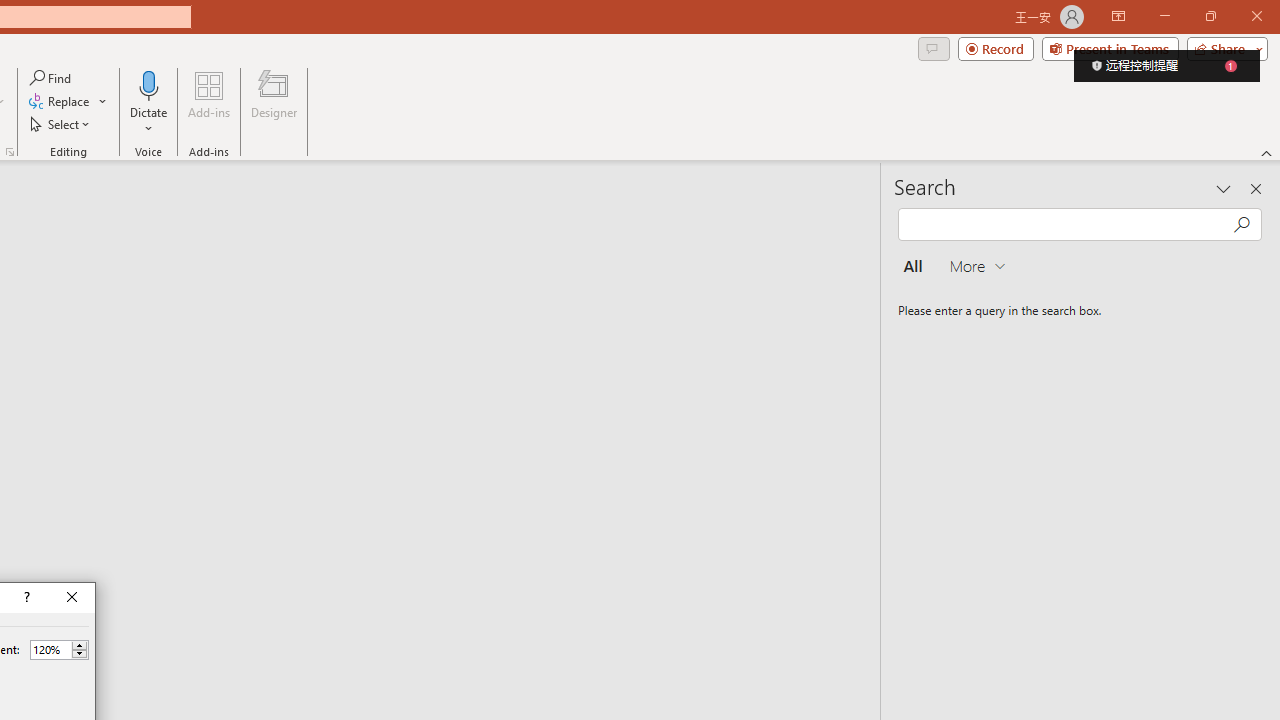 This screenshot has width=1280, height=720. Describe the element at coordinates (51, 77) in the screenshot. I see `'Find...'` at that location.